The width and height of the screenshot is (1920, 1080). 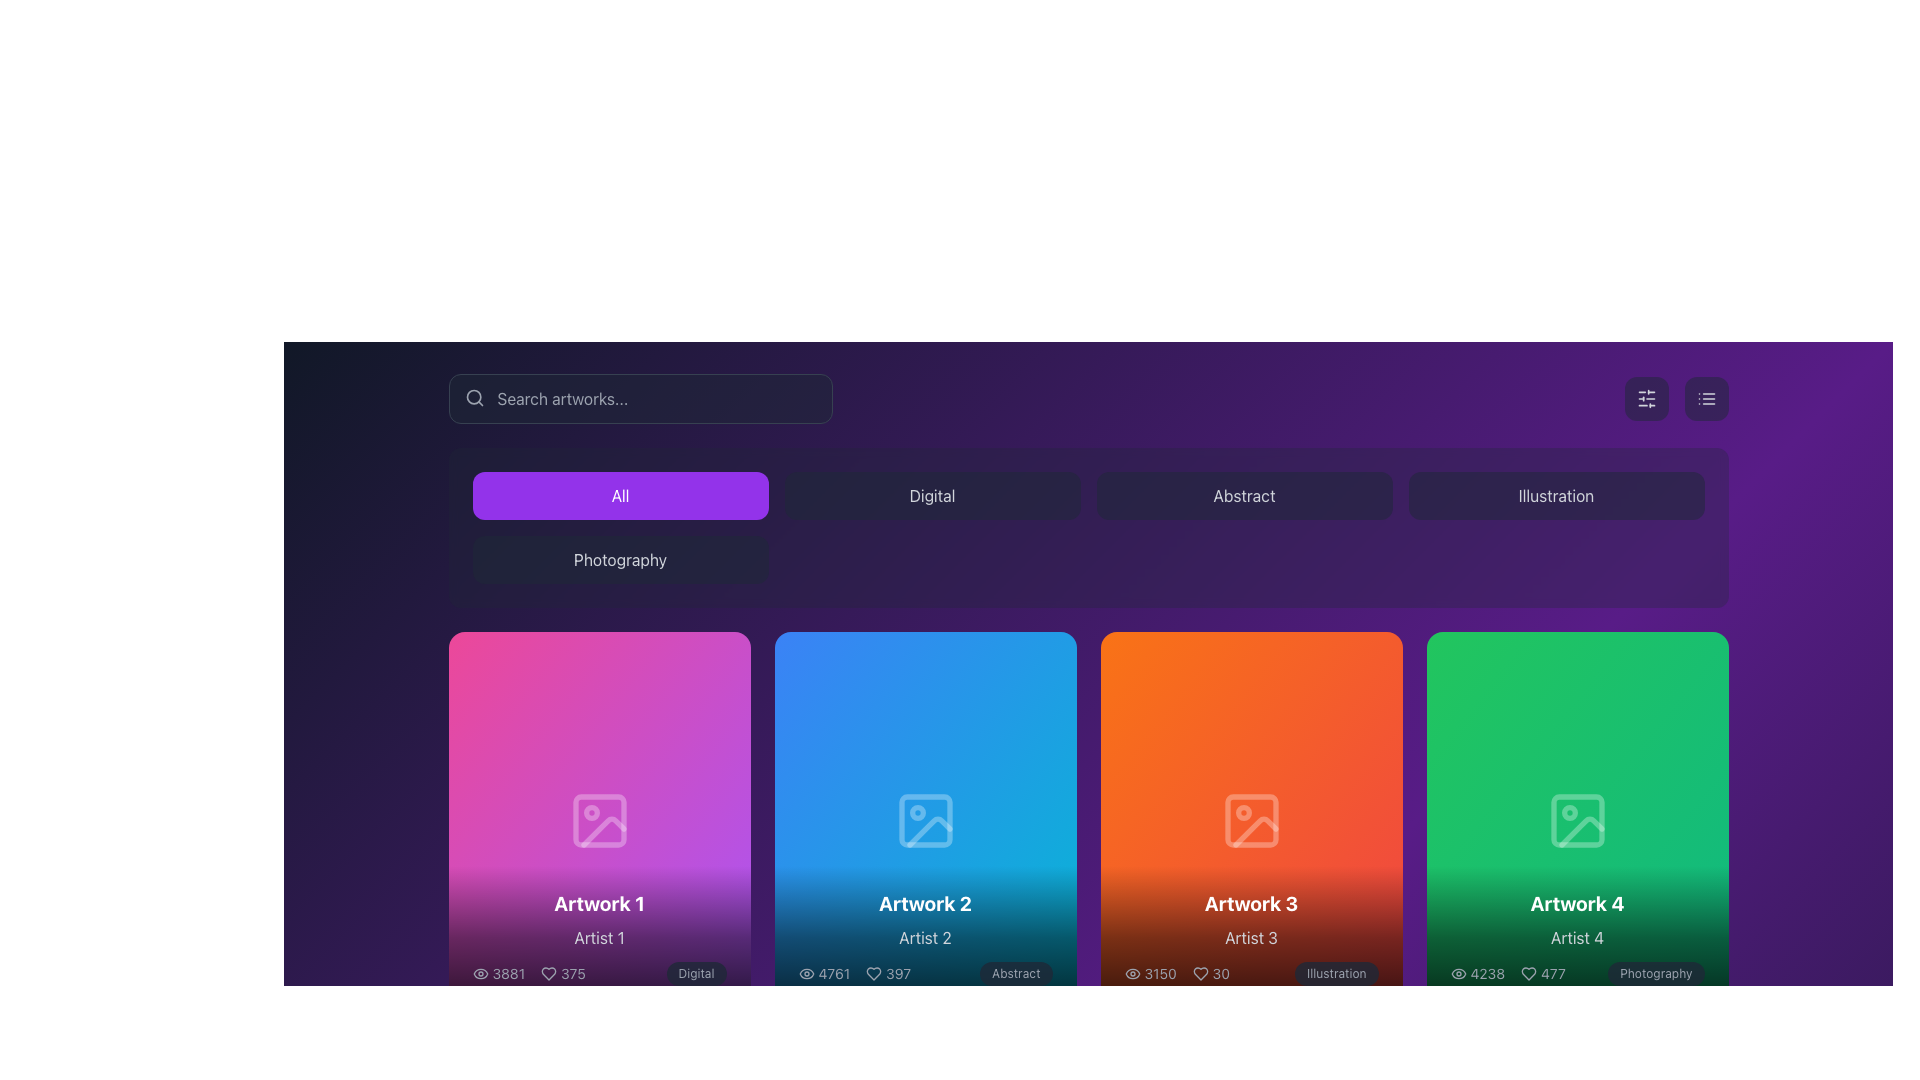 I want to click on the 'like' or 'favorite' icon located at the lower section of the content card for 'Artwork 1', which is positioned near the numeric label indicating a count, so click(x=549, y=972).